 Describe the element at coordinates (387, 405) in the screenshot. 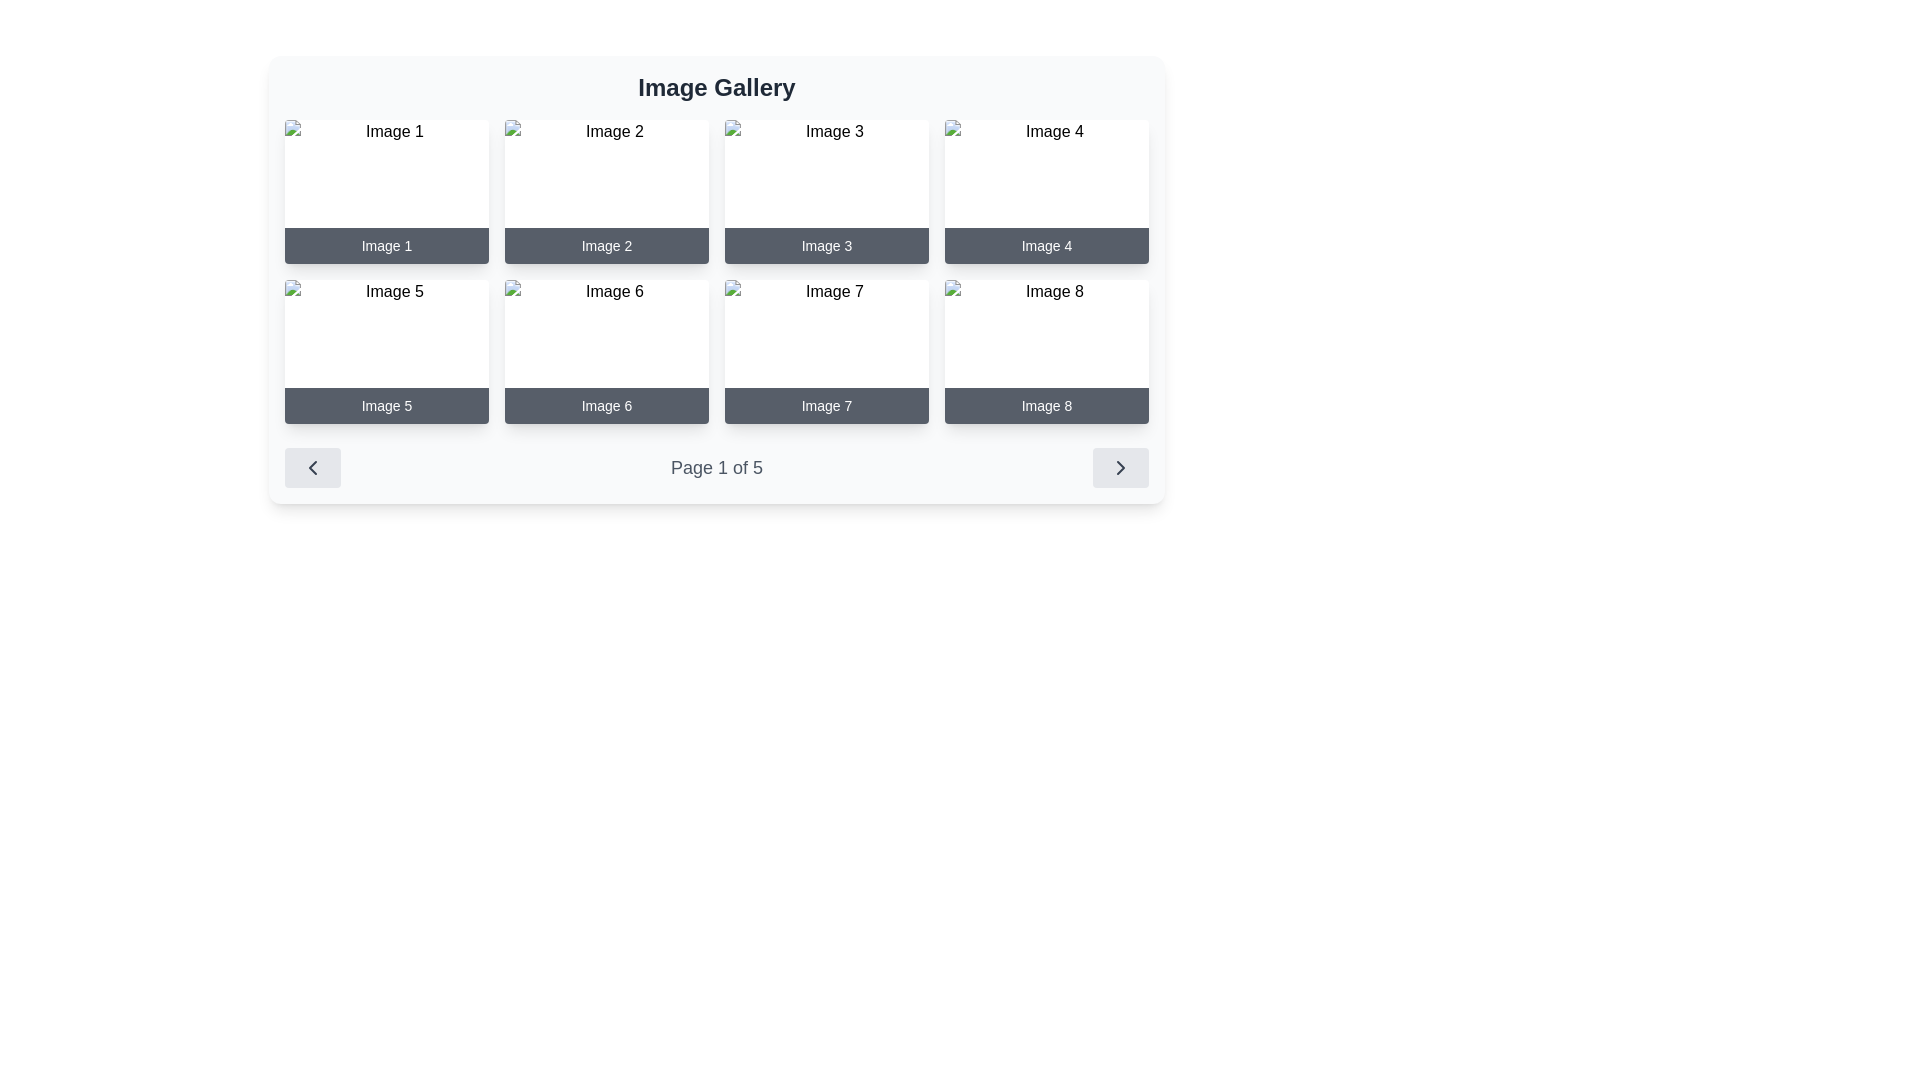

I see `the text label that serves as a caption for the fifth item in the gallery layout` at that location.